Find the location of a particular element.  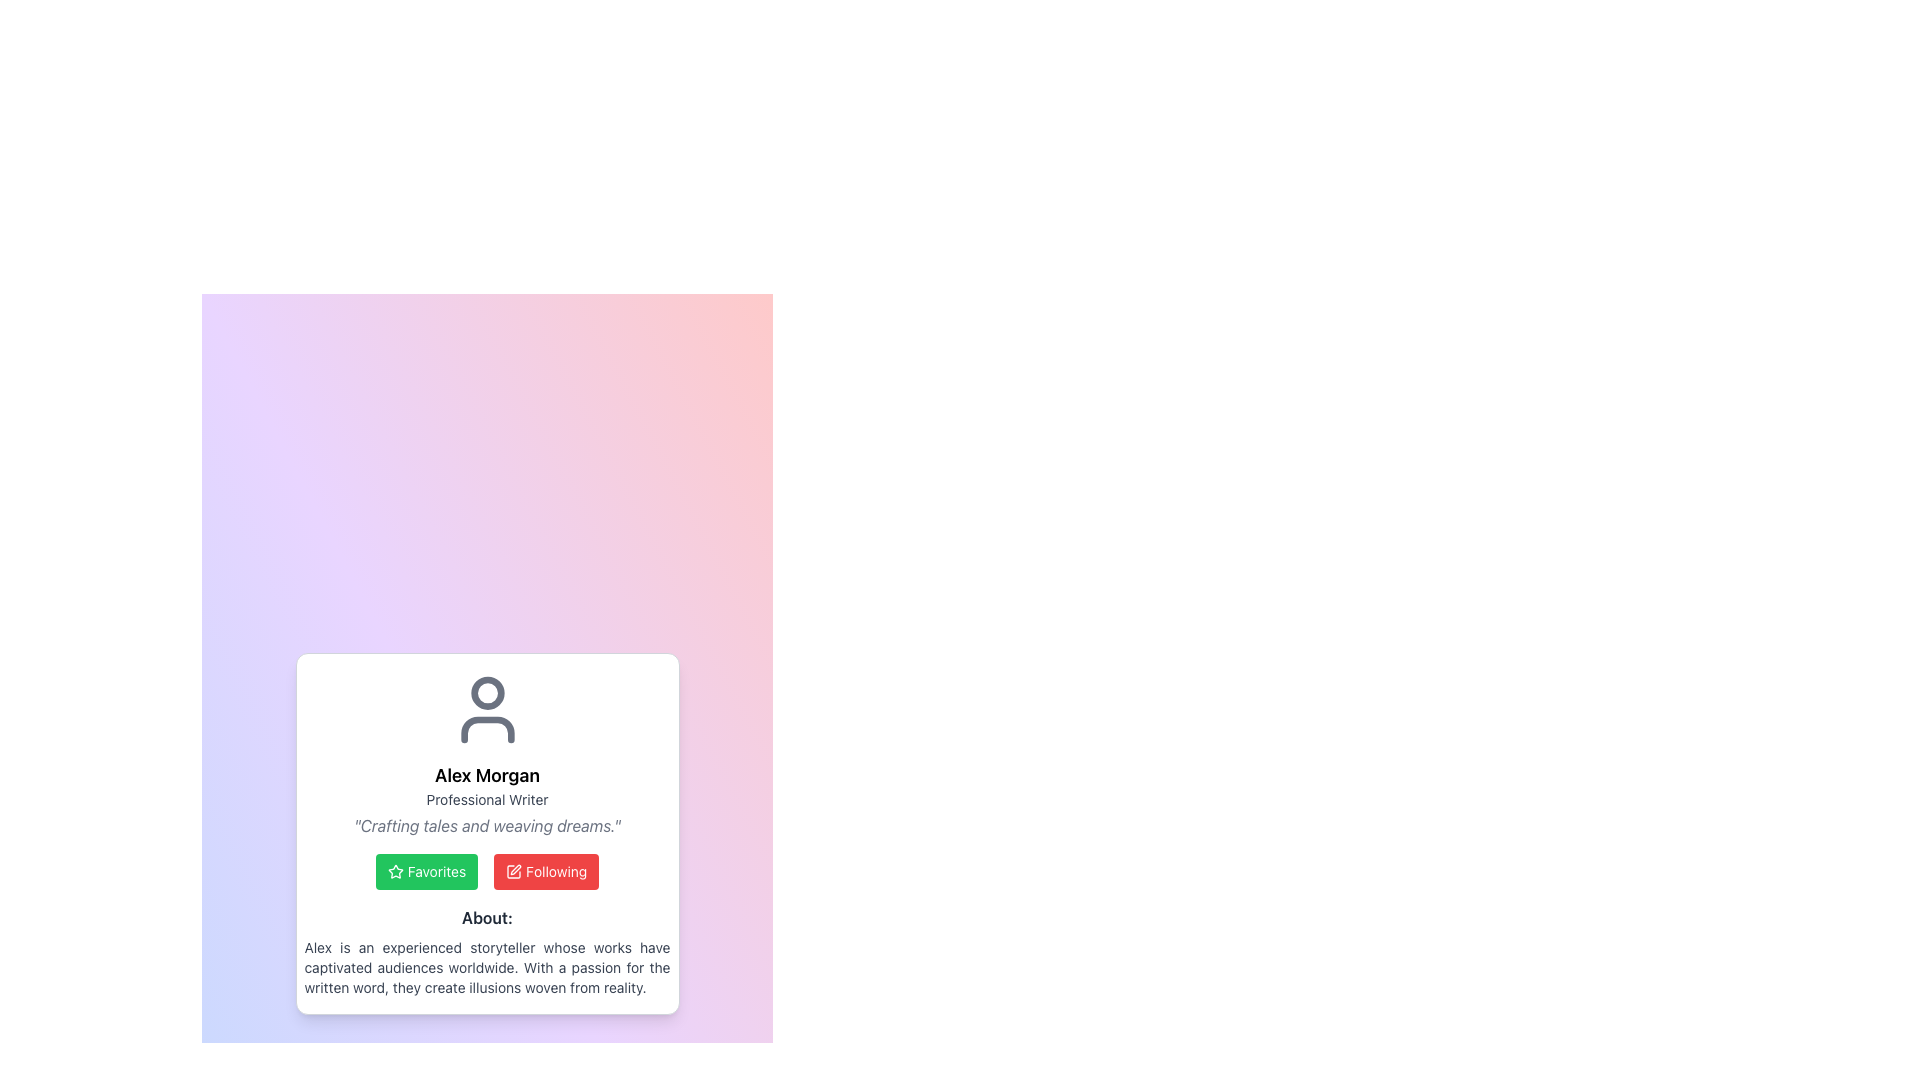

the 'Favorites' button which contains the star icon to mark an item as favorite is located at coordinates (395, 870).